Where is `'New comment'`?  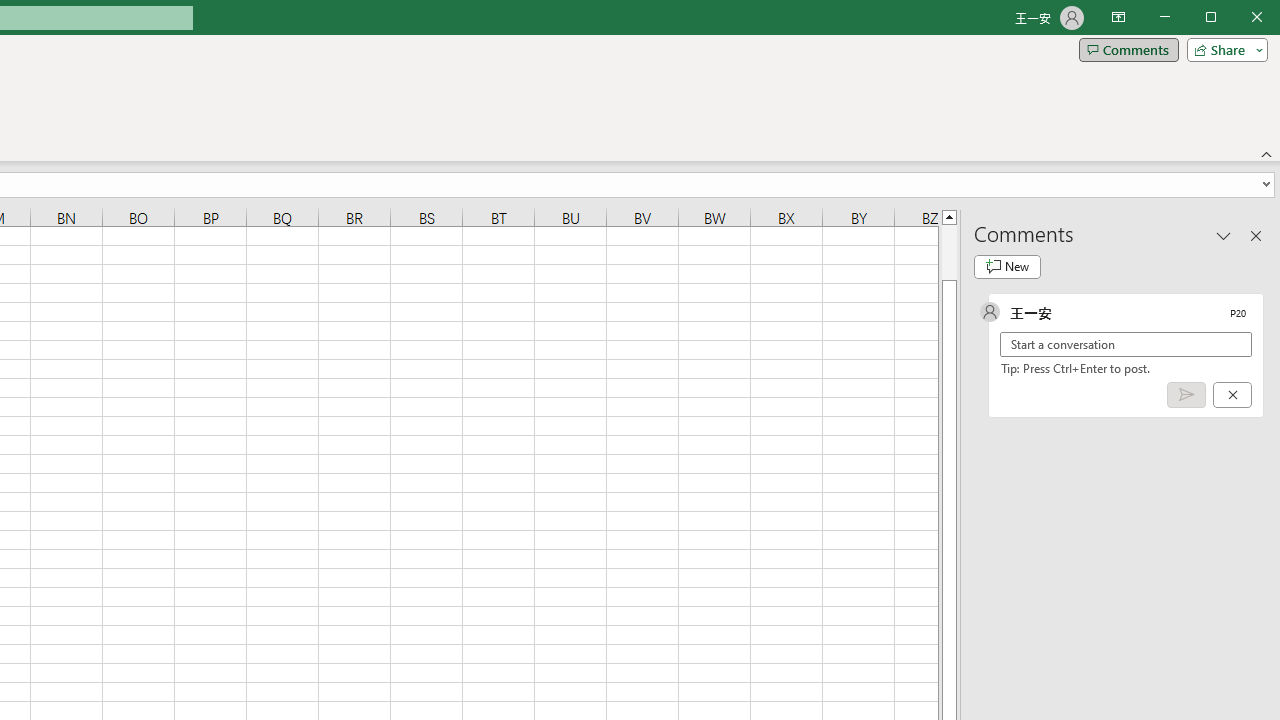 'New comment' is located at coordinates (1007, 266).